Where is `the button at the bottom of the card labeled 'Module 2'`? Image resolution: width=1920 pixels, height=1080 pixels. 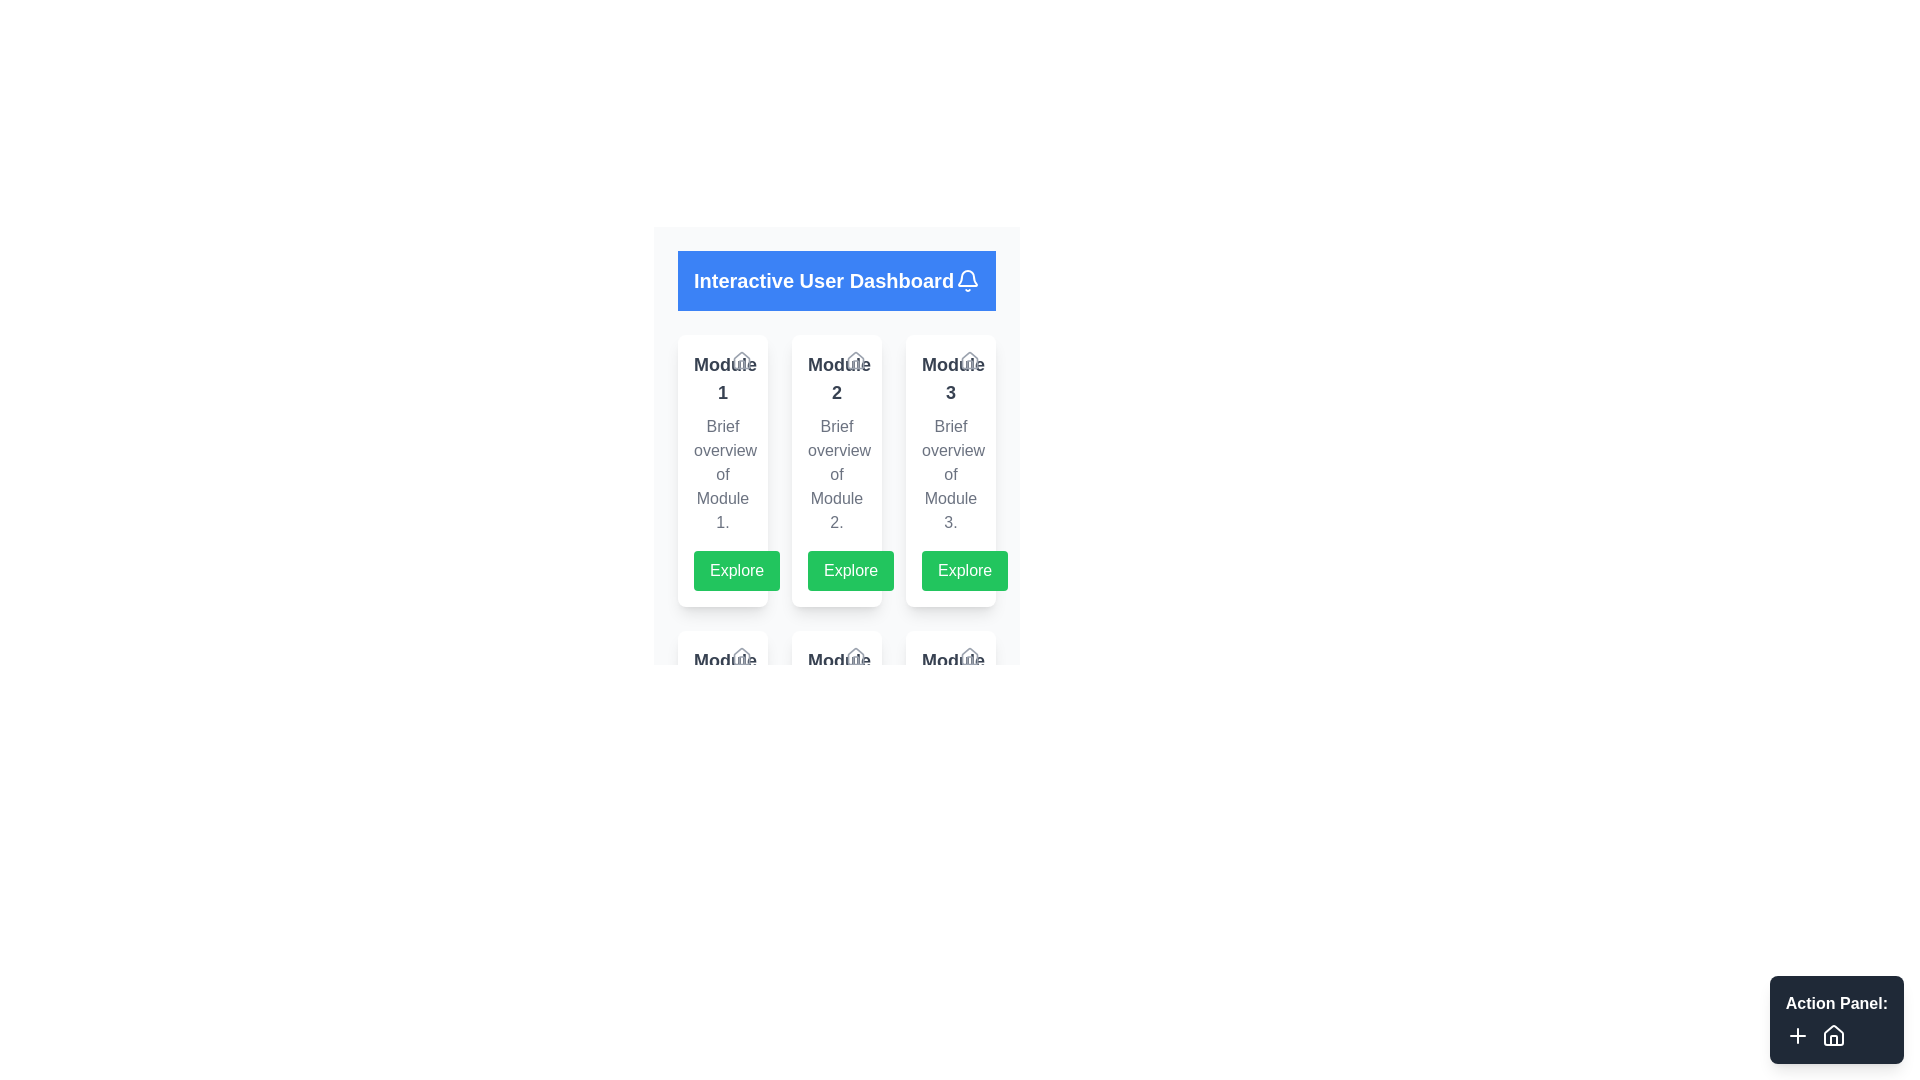
the button at the bottom of the card labeled 'Module 2' is located at coordinates (850, 570).